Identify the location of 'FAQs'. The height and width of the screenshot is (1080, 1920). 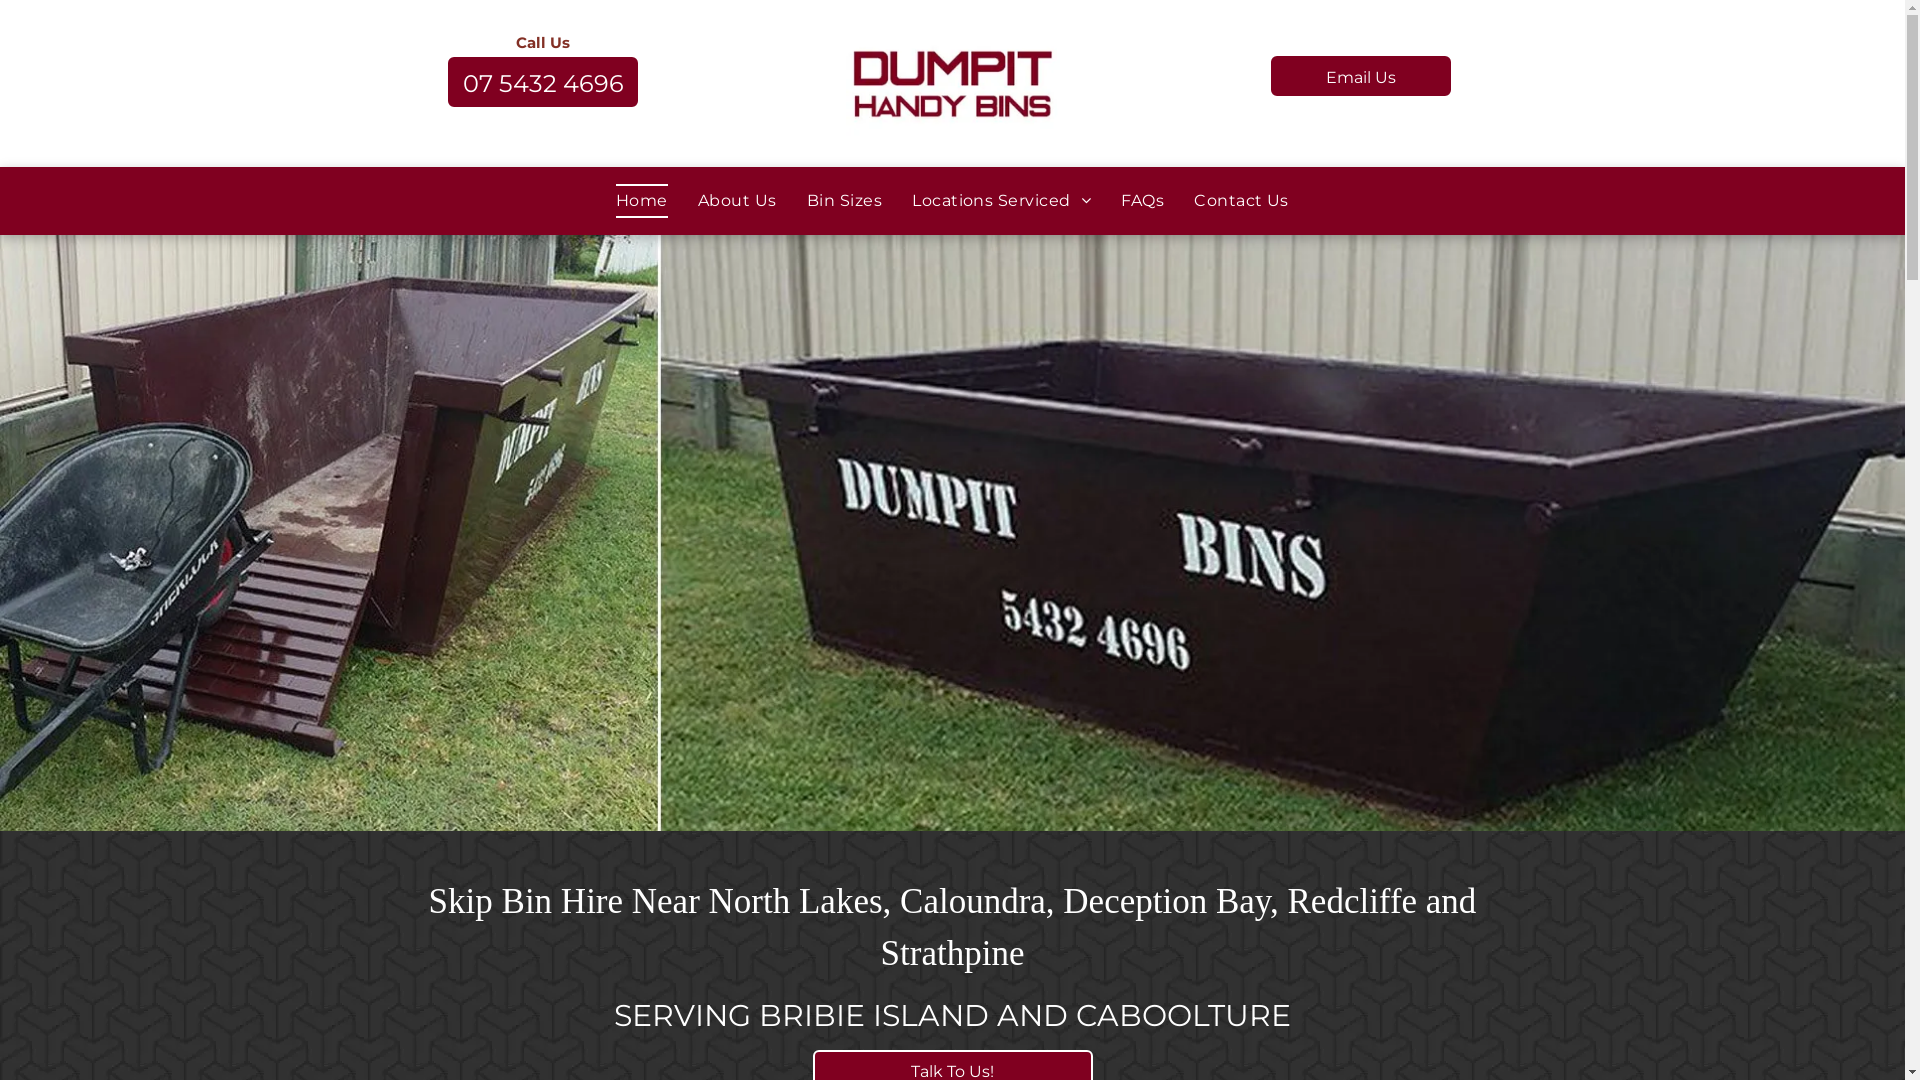
(1142, 200).